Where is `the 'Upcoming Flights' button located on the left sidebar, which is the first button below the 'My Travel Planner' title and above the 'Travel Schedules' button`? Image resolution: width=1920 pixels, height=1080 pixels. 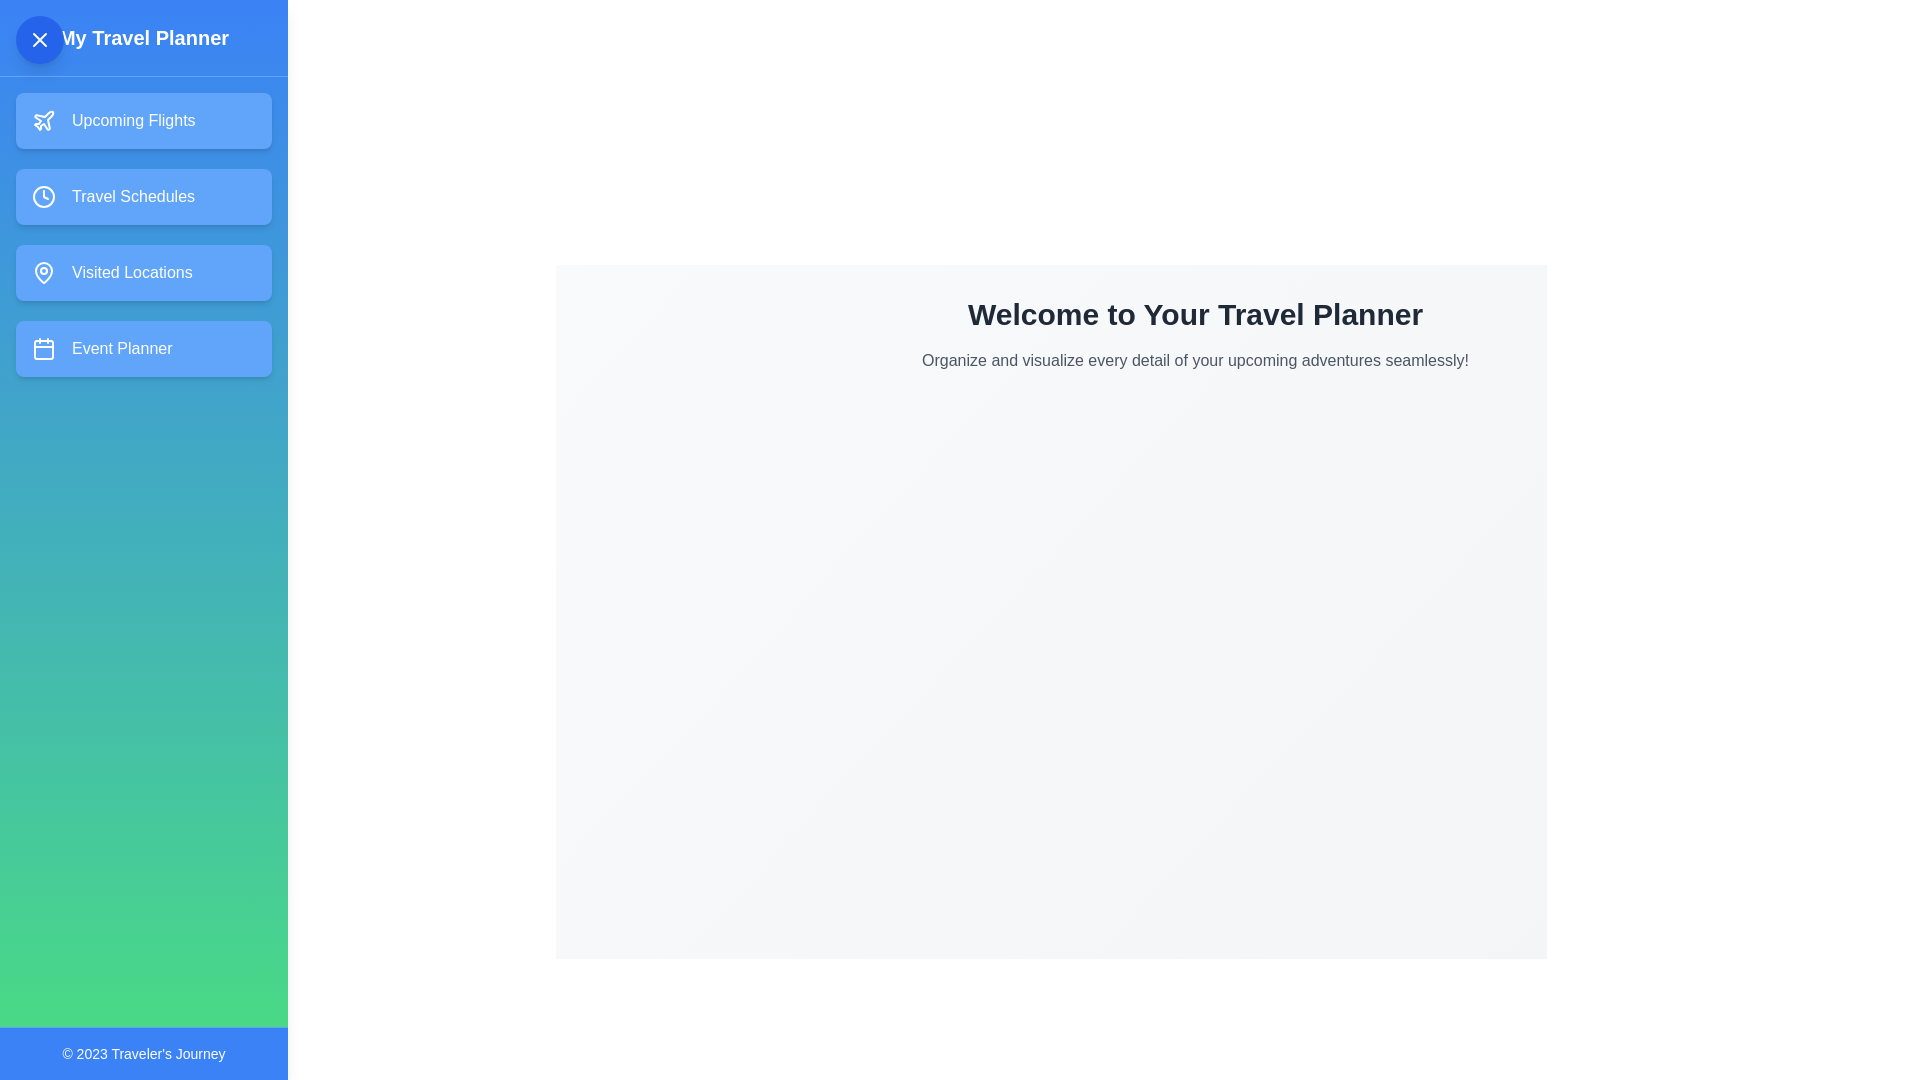 the 'Upcoming Flights' button located on the left sidebar, which is the first button below the 'My Travel Planner' title and above the 'Travel Schedules' button is located at coordinates (143, 120).